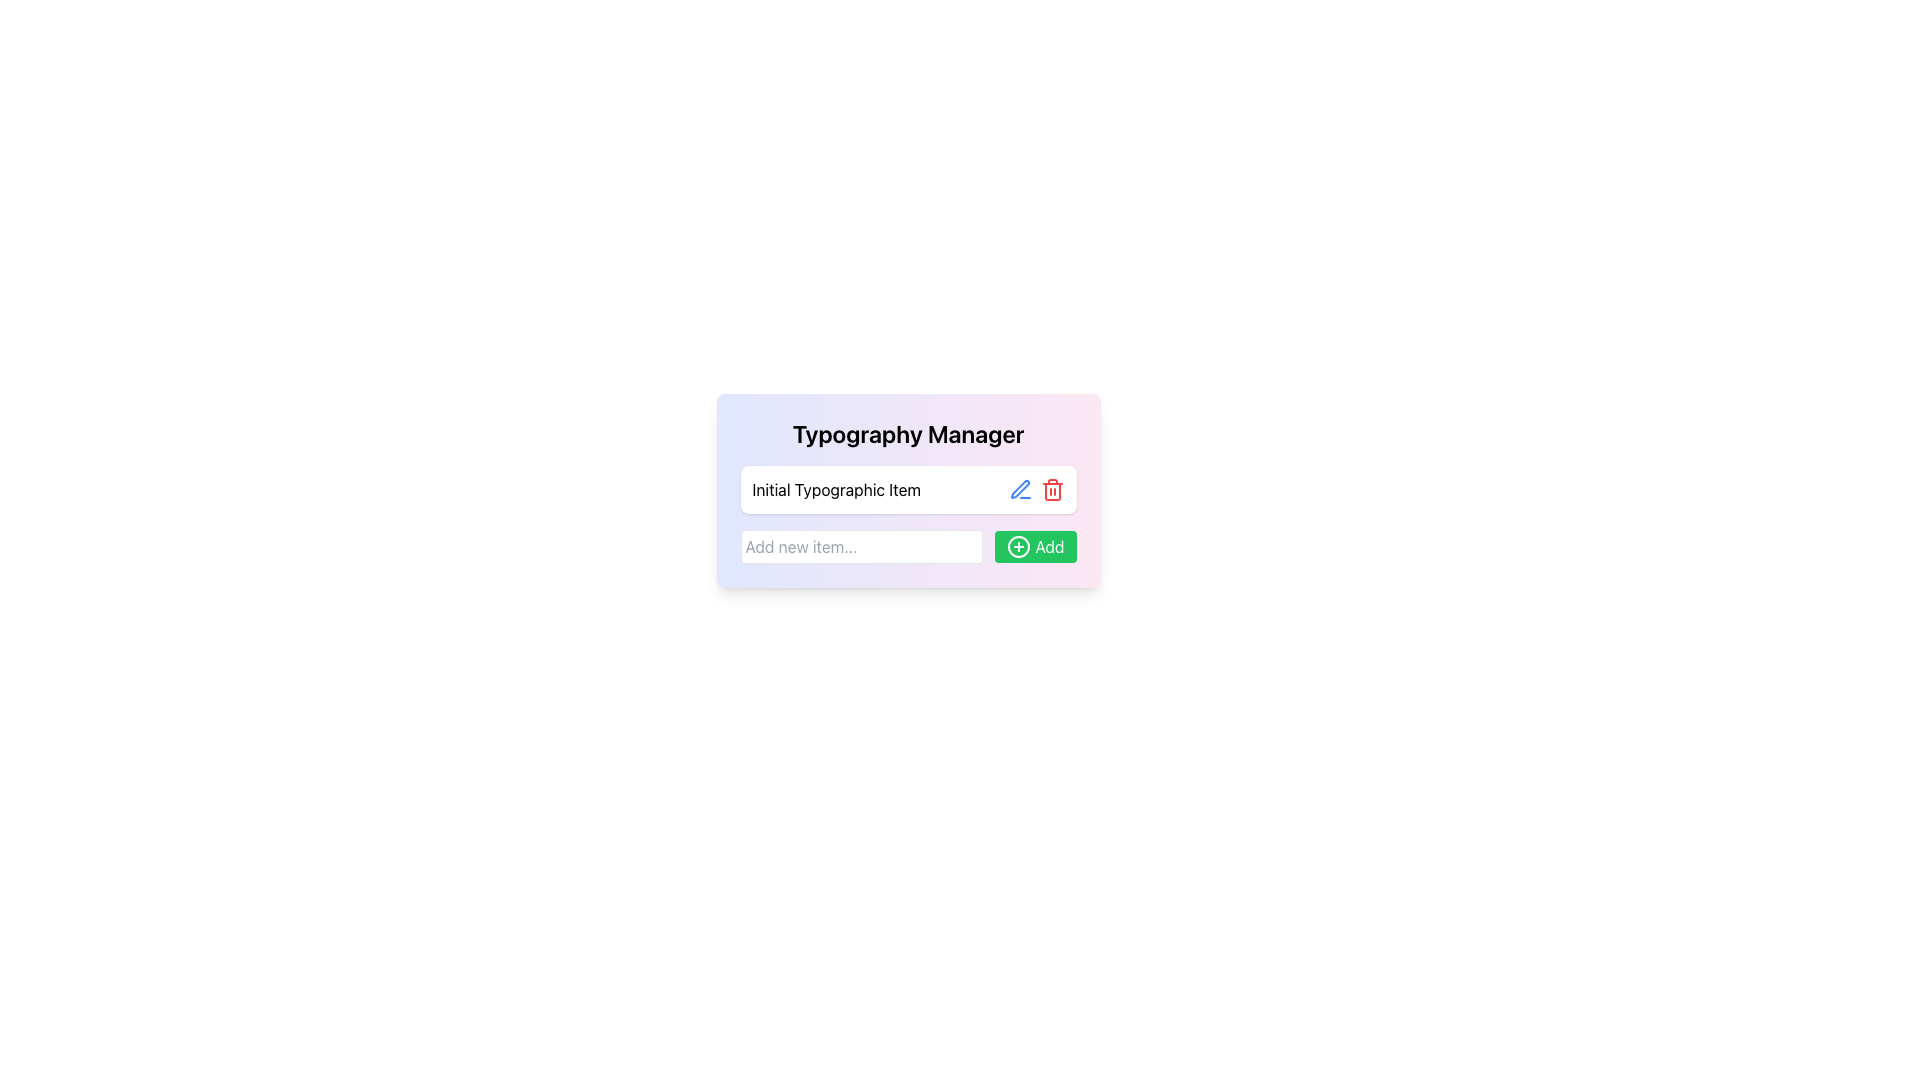  I want to click on the text heading element labeled 'Typography Manager', which is prominently displayed in bold and larger font at the top of the panel, so click(907, 433).